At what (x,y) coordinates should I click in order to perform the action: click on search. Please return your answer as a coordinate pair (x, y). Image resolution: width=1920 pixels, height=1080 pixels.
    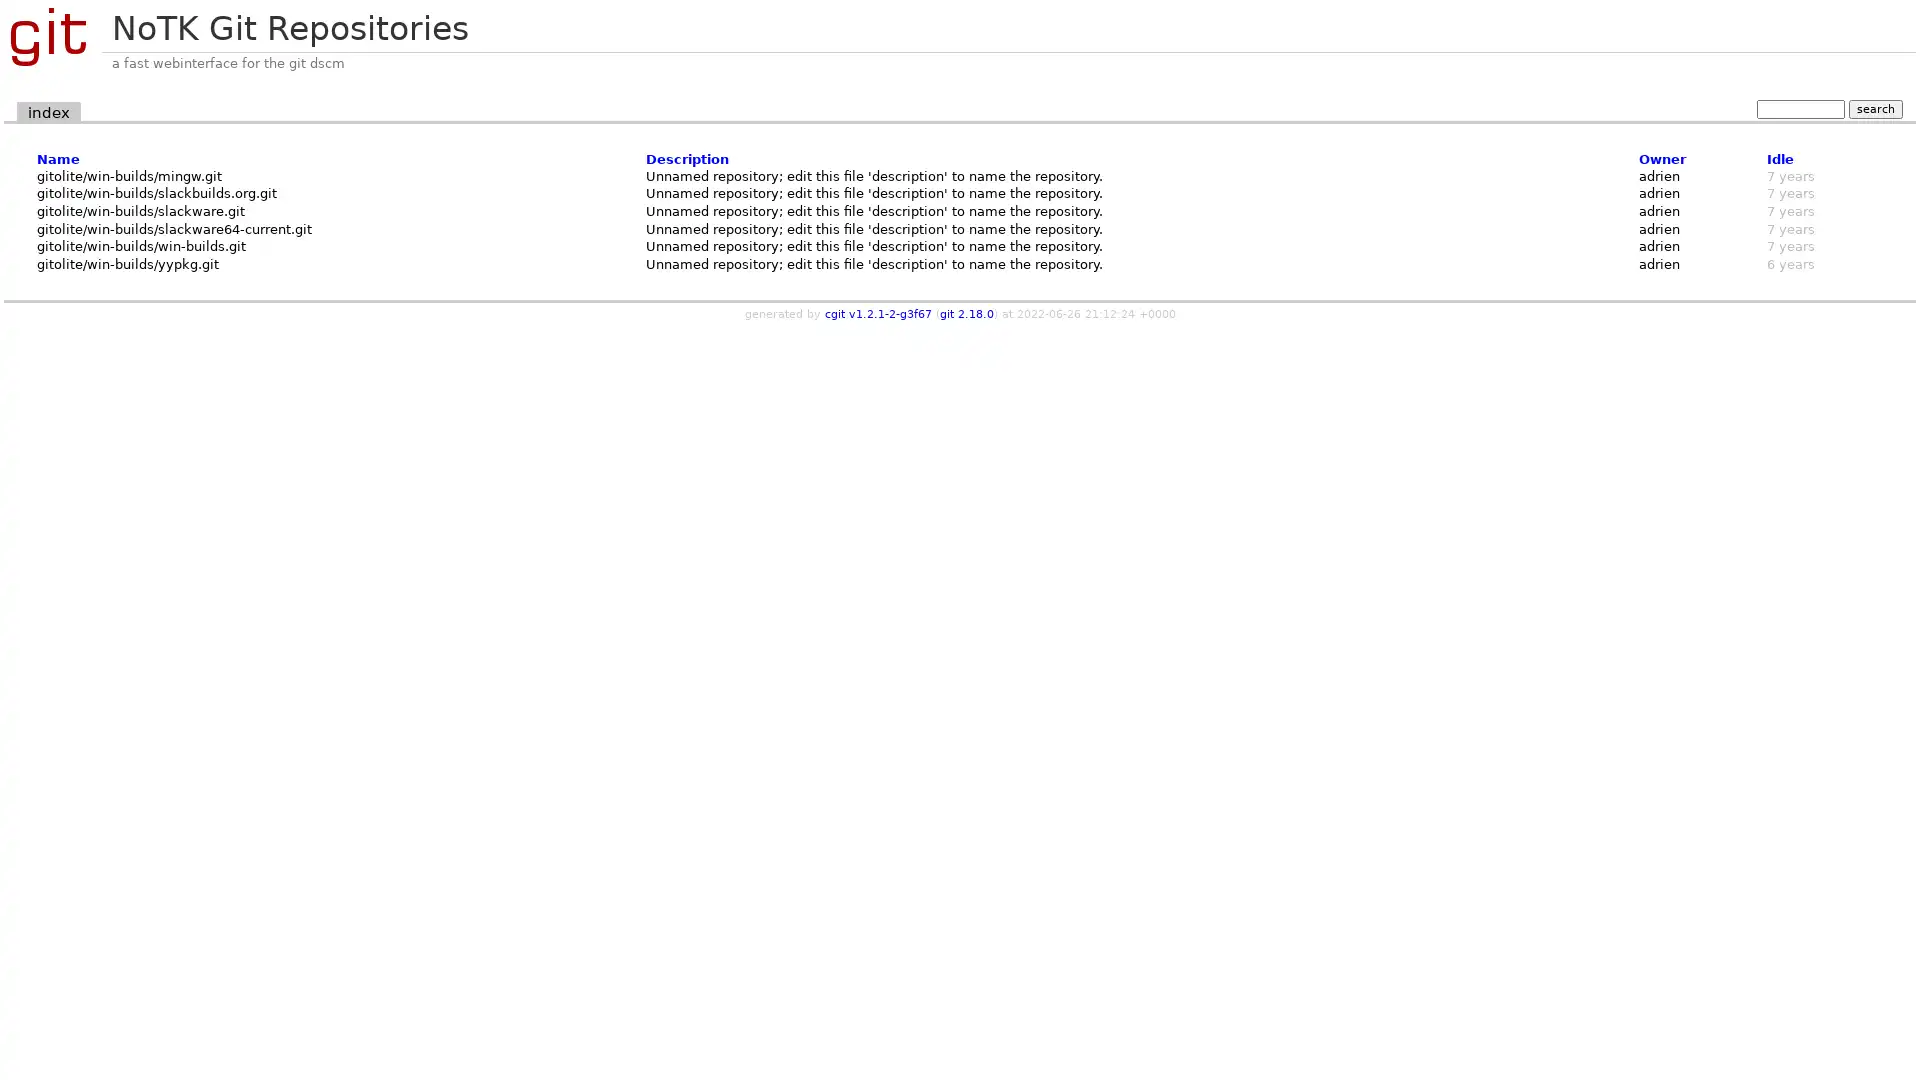
    Looking at the image, I should click on (1874, 108).